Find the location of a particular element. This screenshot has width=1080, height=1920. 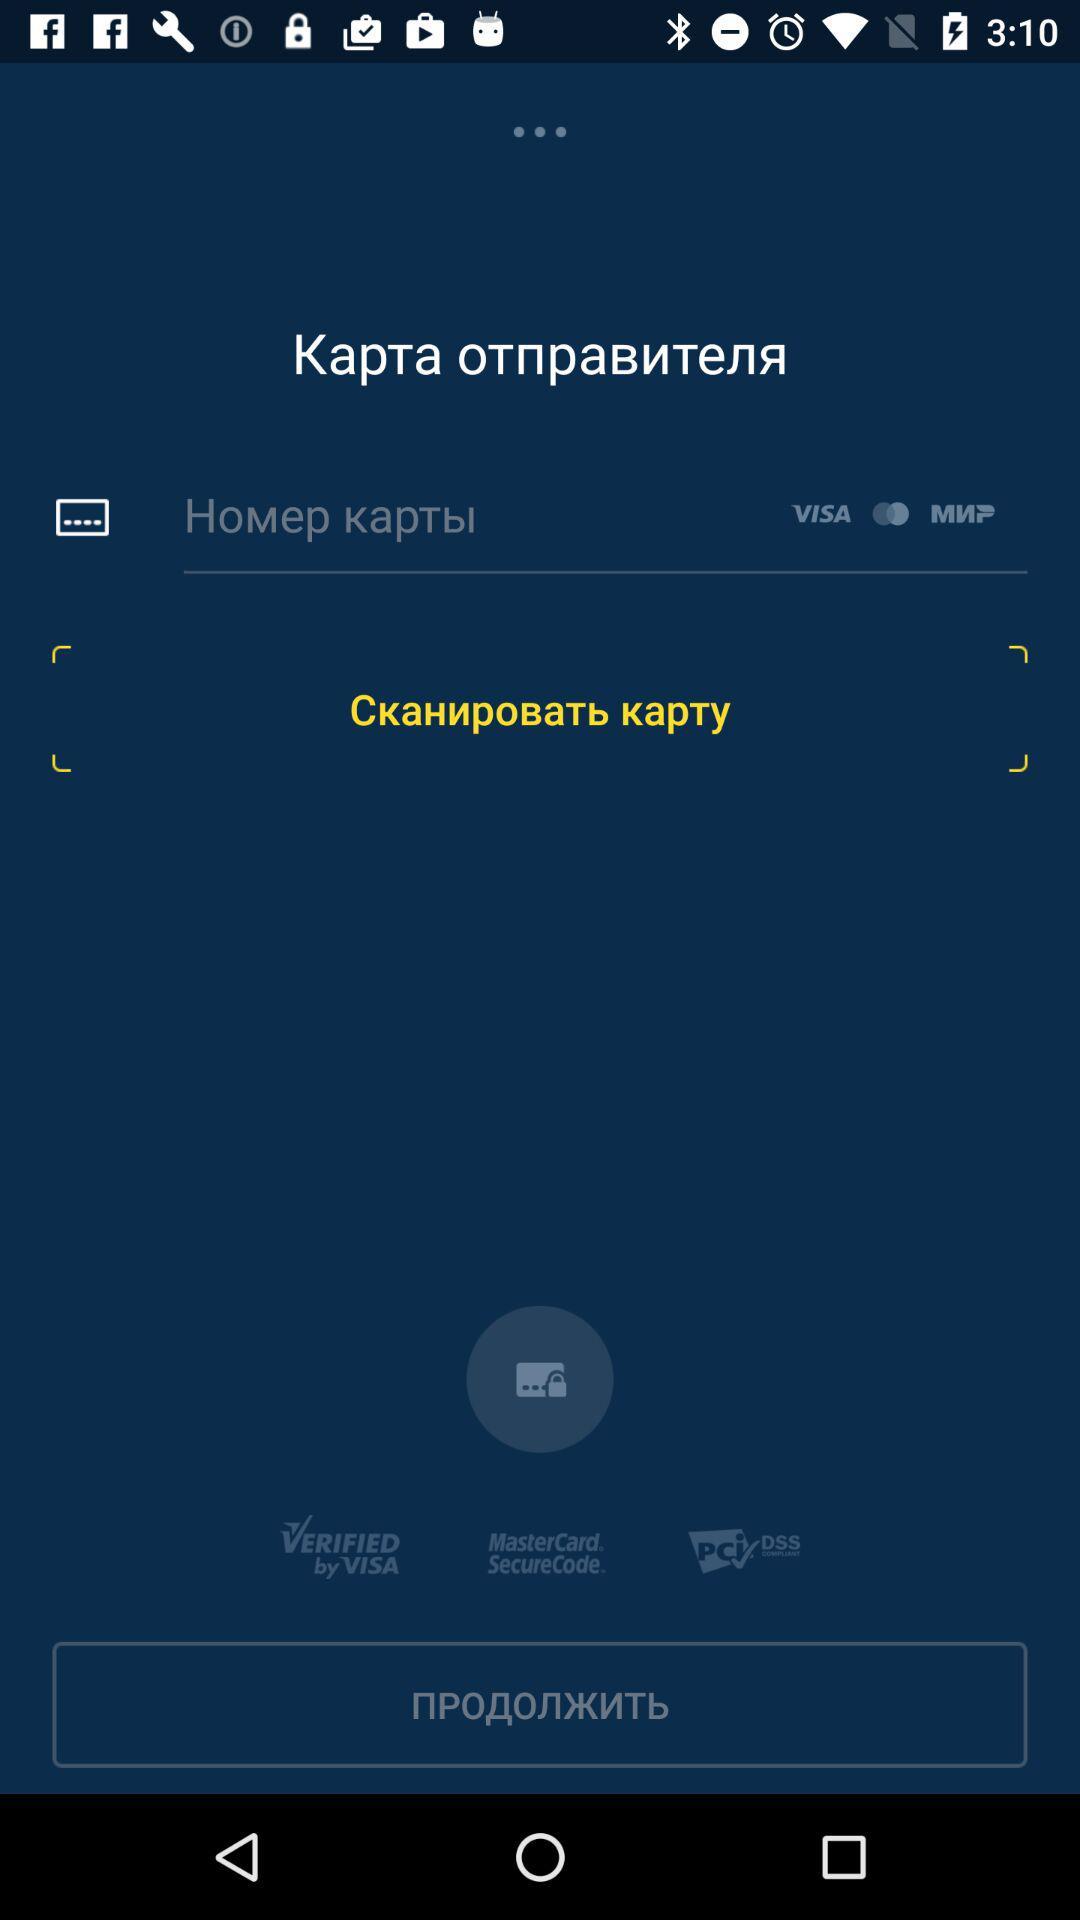

the videocam icon is located at coordinates (540, 1378).